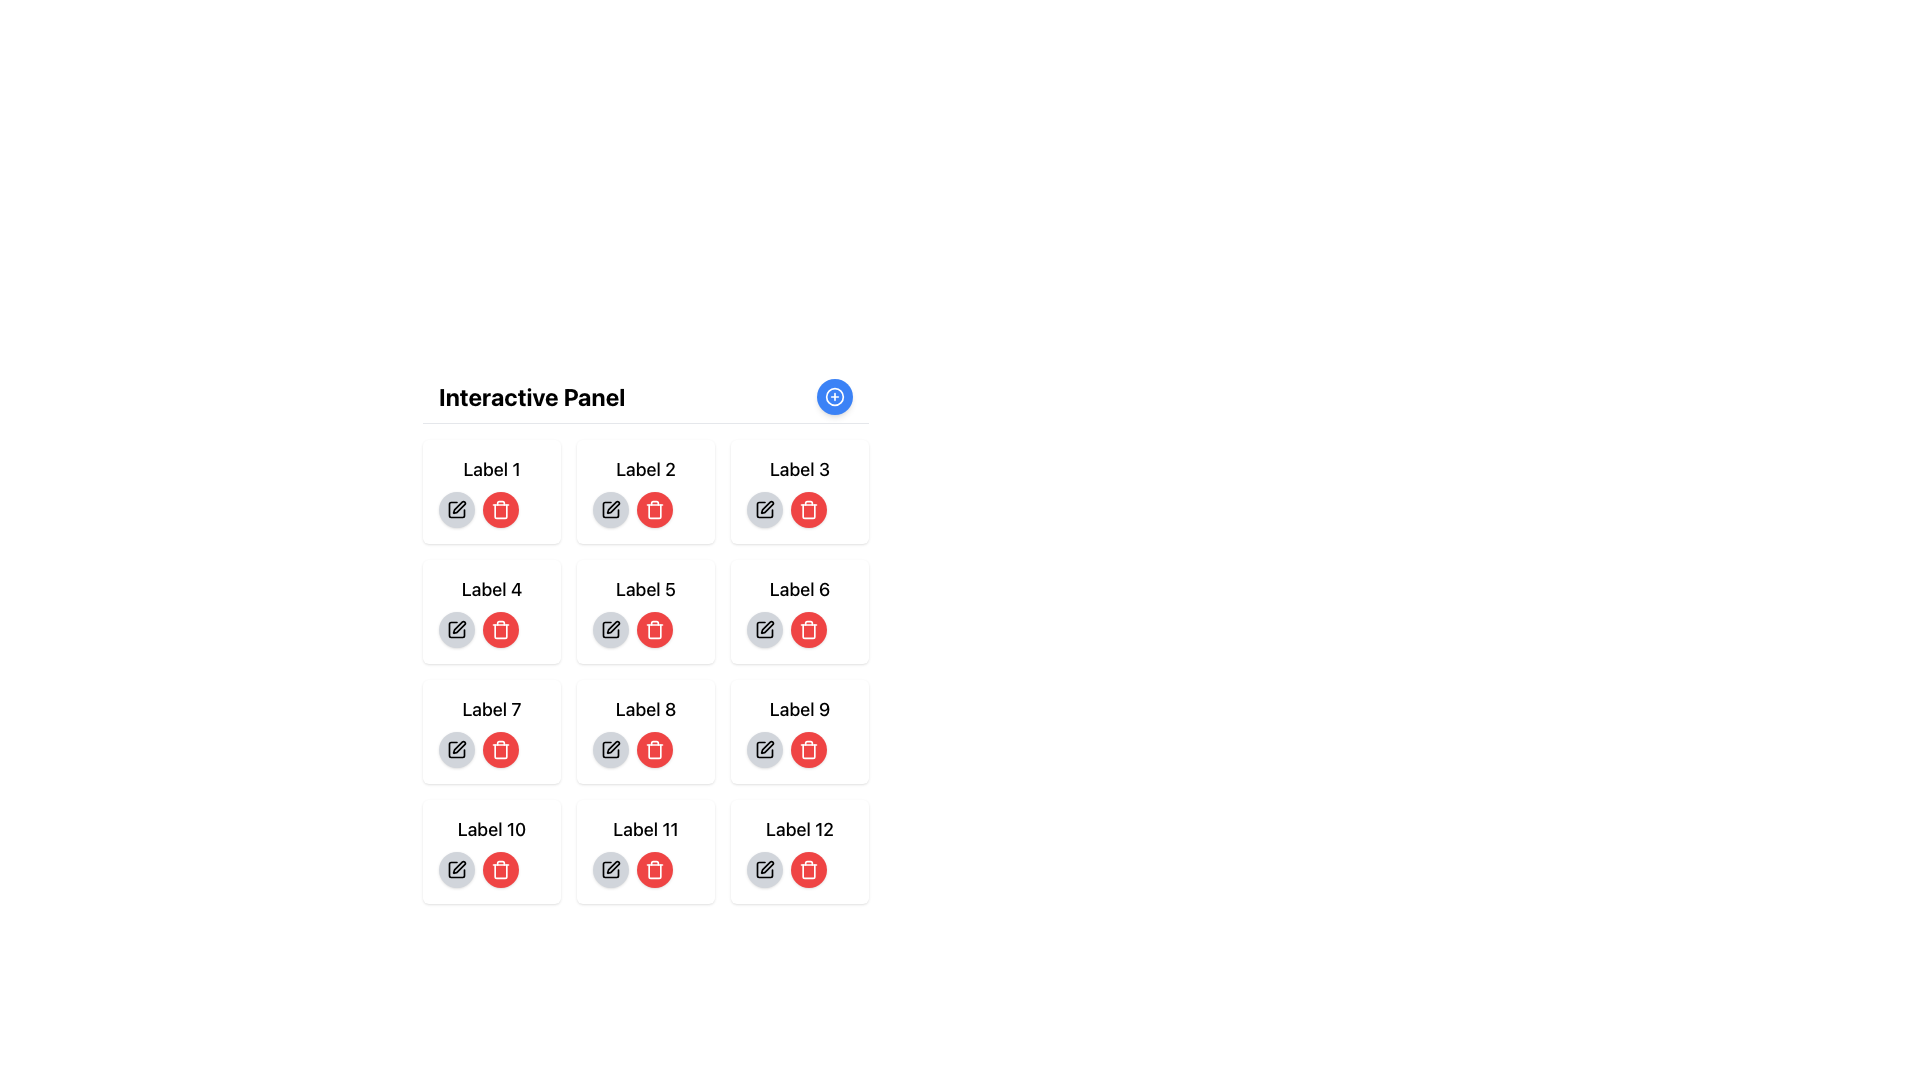 This screenshot has width=1920, height=1080. Describe the element at coordinates (835, 397) in the screenshot. I see `the addition icon located in the top-right corner of the interface above the 'Interactive Panel'` at that location.